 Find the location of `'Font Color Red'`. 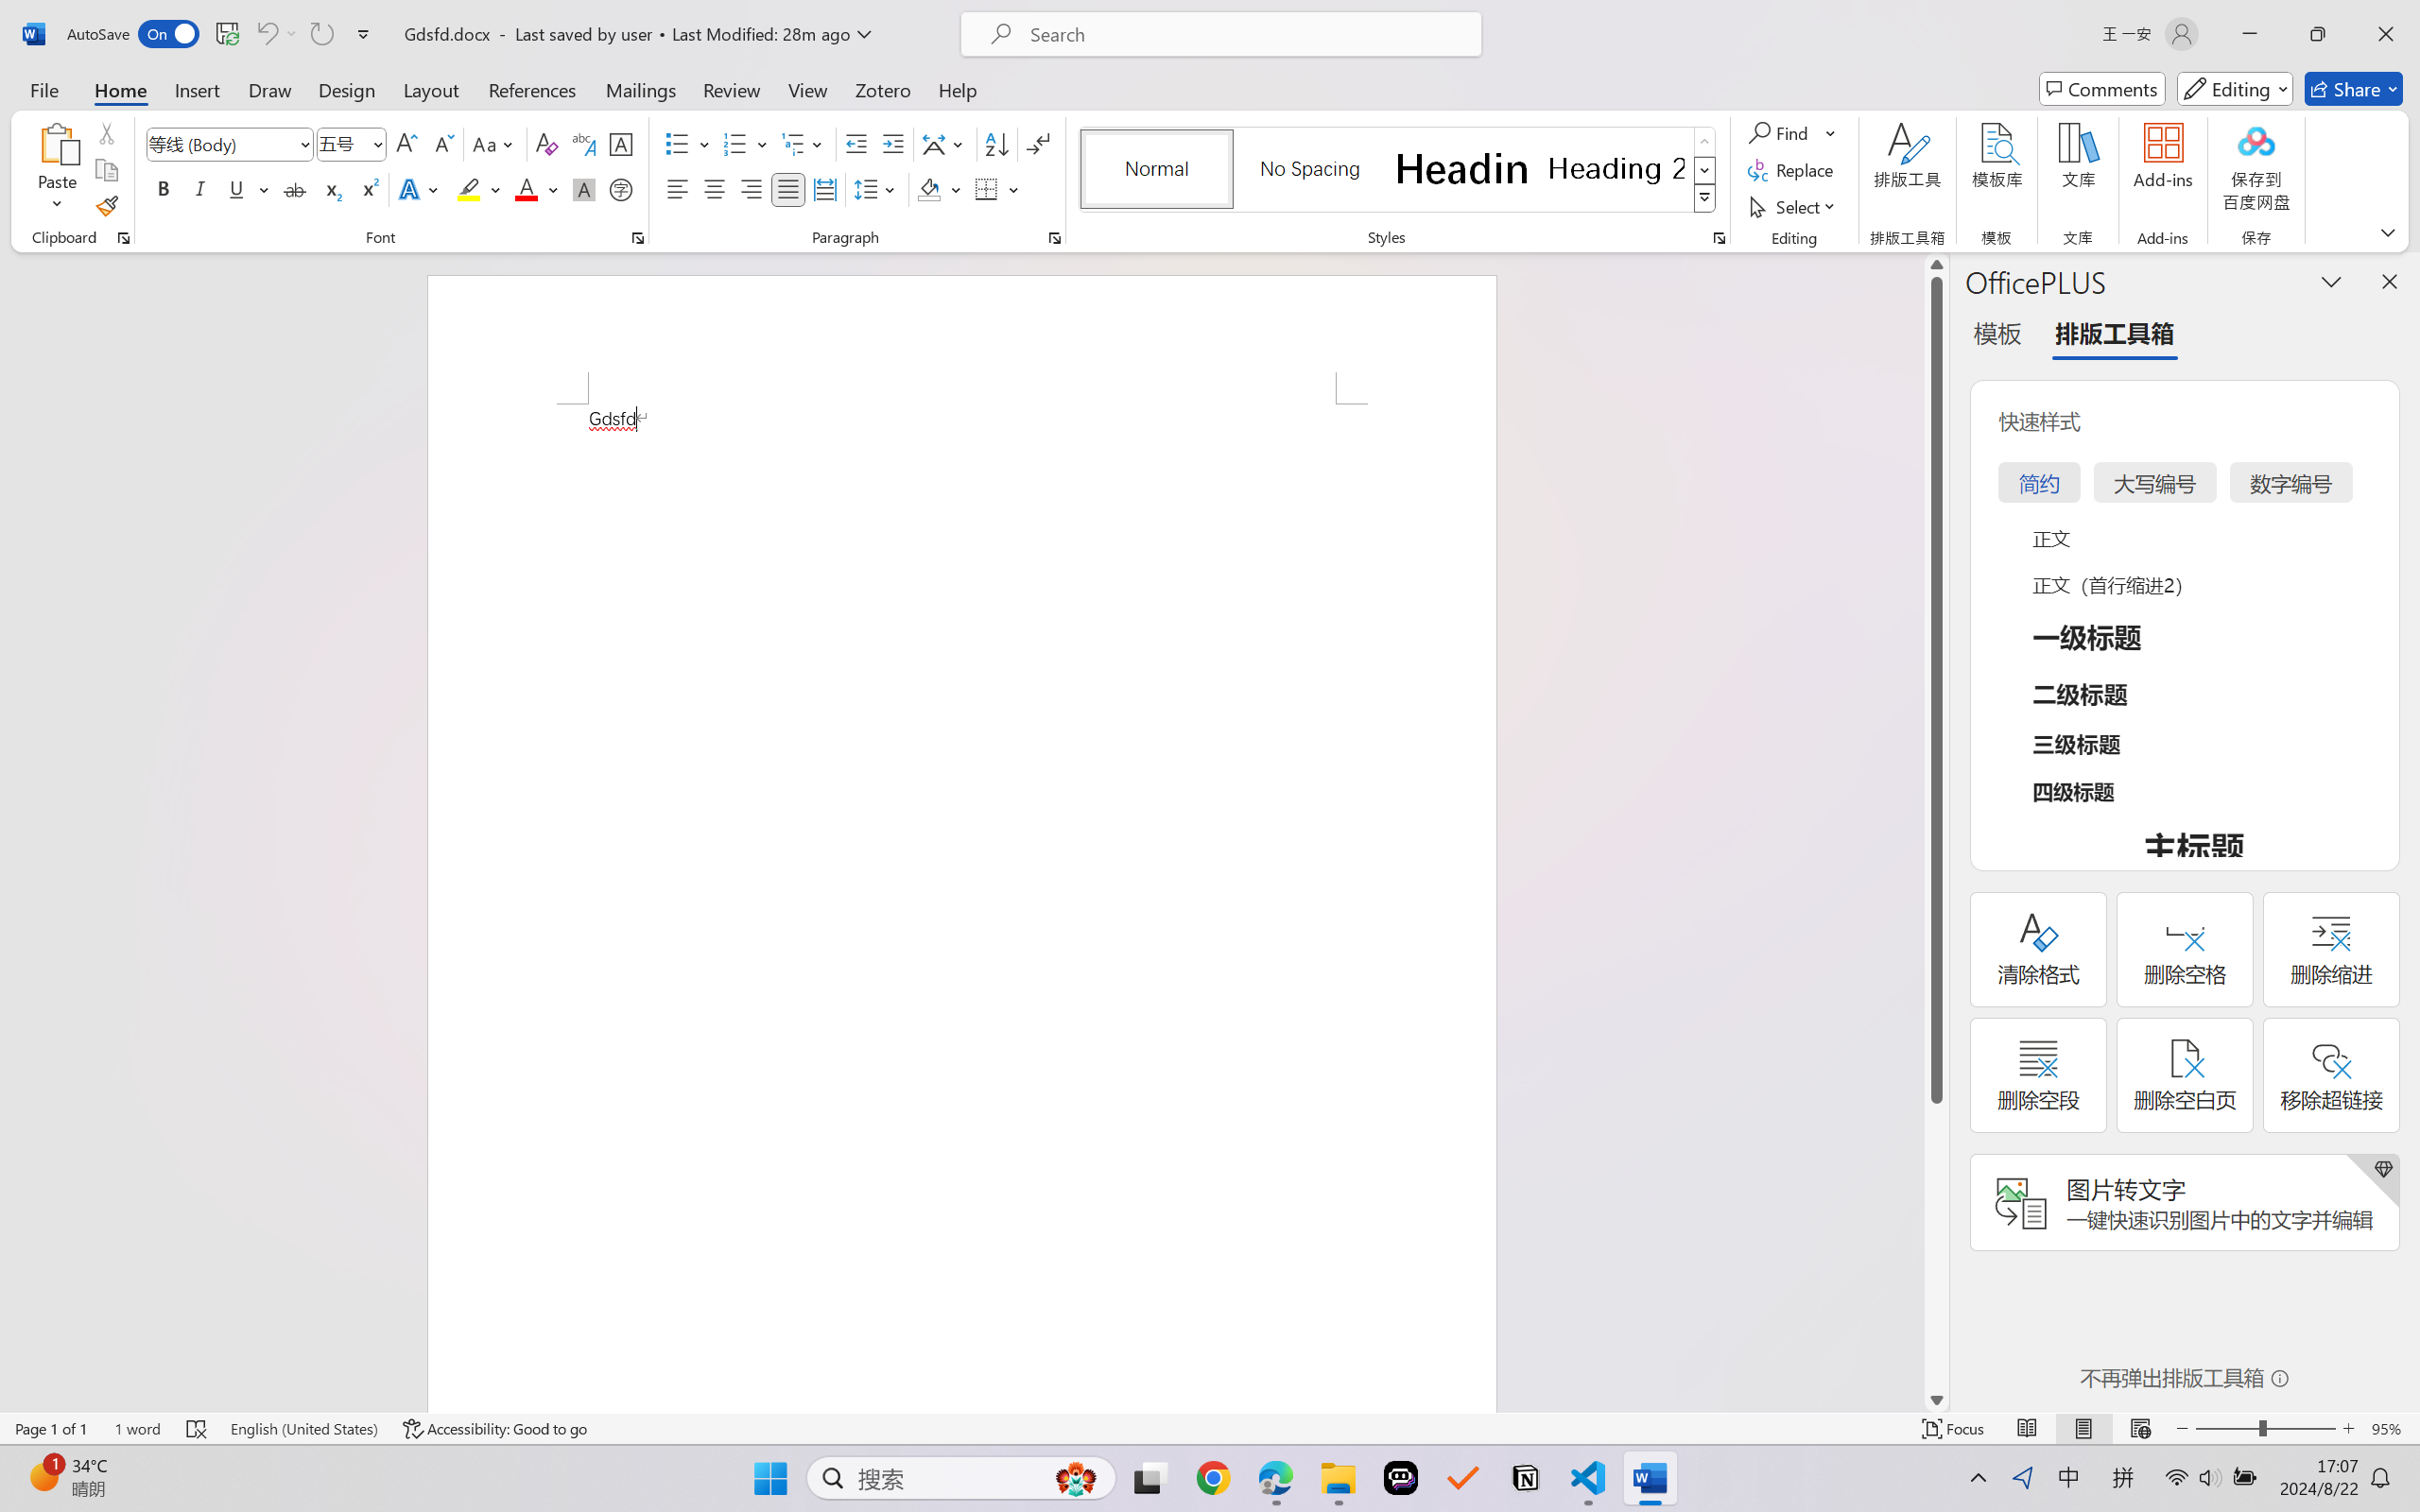

'Font Color Red' is located at coordinates (527, 188).